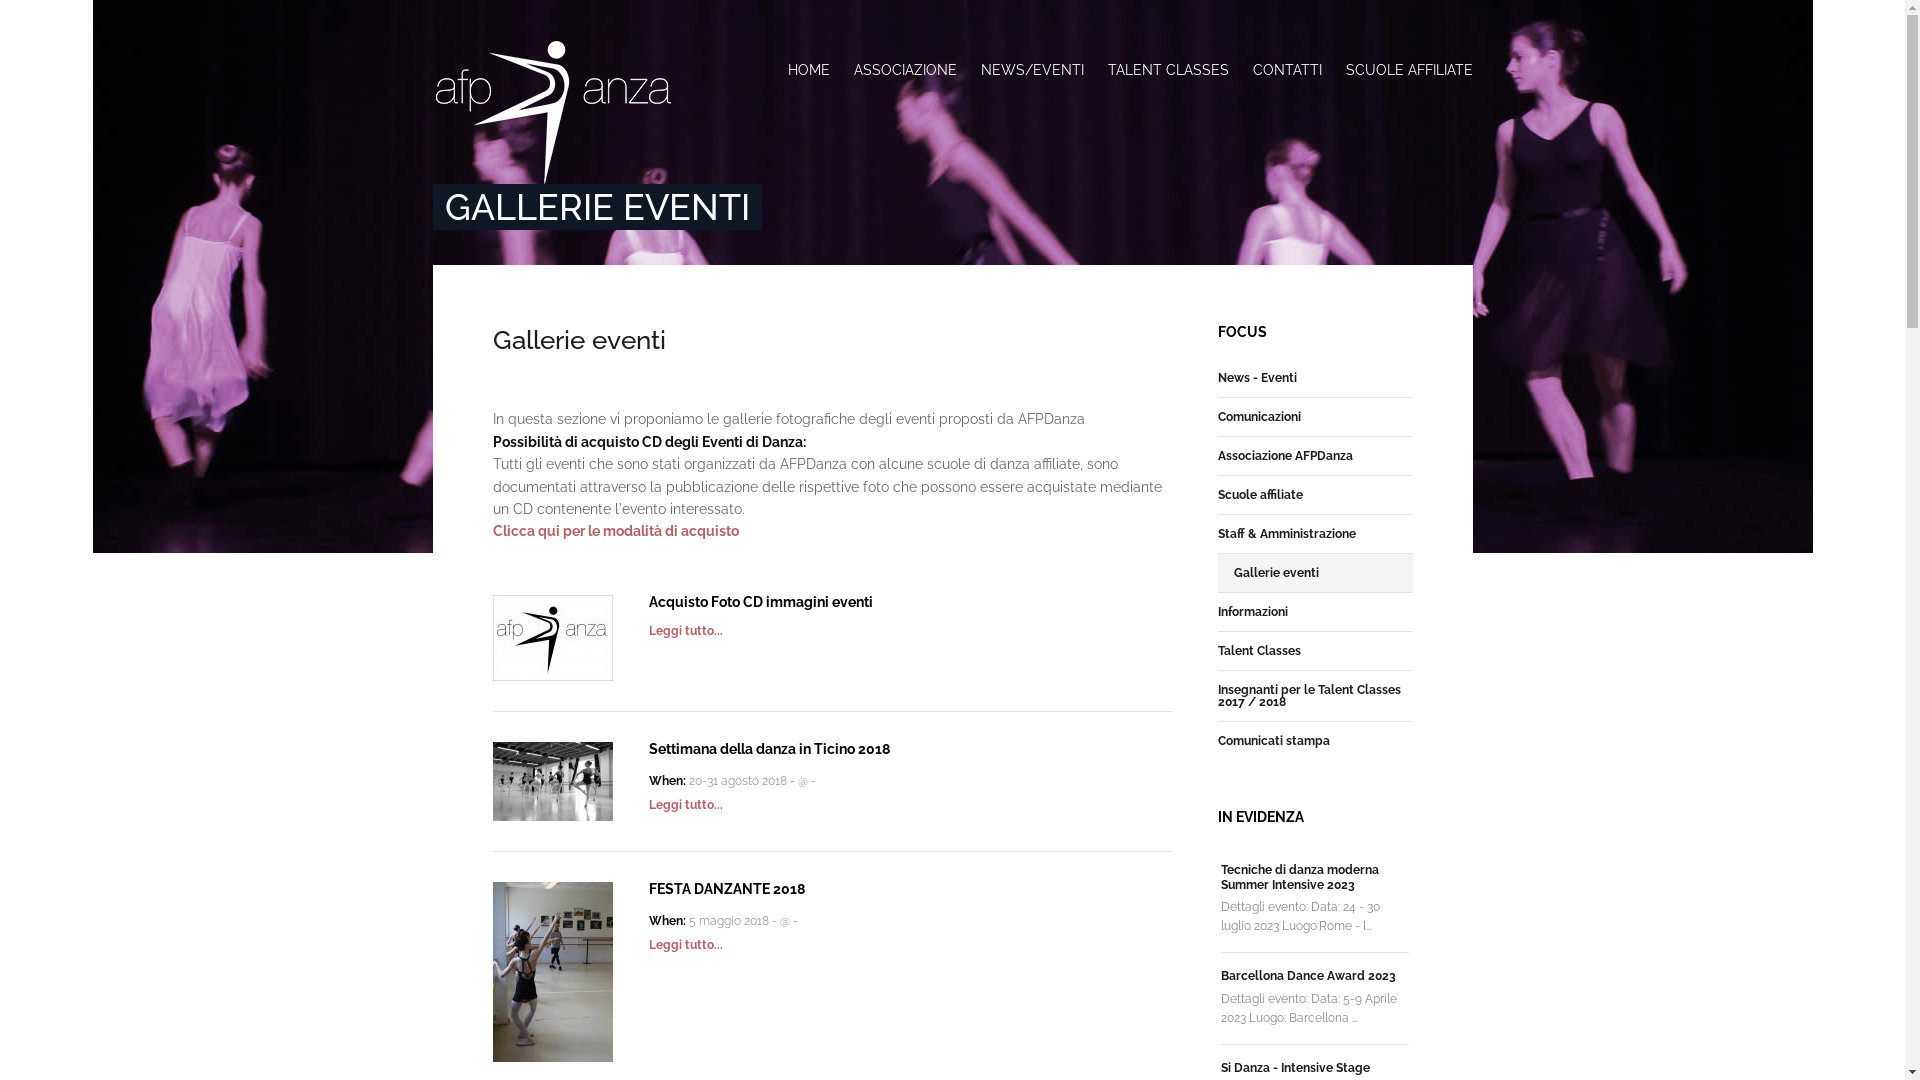  What do you see at coordinates (1031, 68) in the screenshot?
I see `'NEWS/EVENTI'` at bounding box center [1031, 68].